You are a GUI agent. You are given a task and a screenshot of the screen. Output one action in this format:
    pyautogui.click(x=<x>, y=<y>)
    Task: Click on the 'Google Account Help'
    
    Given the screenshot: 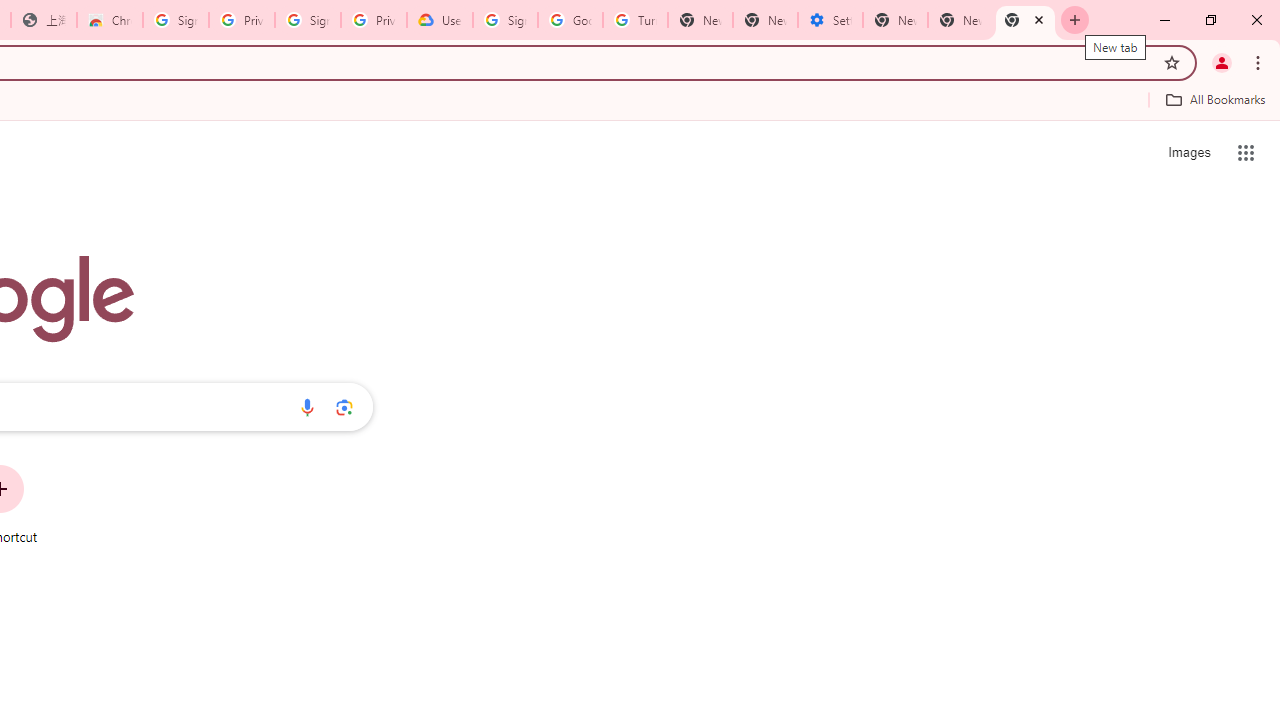 What is the action you would take?
    pyautogui.click(x=569, y=20)
    